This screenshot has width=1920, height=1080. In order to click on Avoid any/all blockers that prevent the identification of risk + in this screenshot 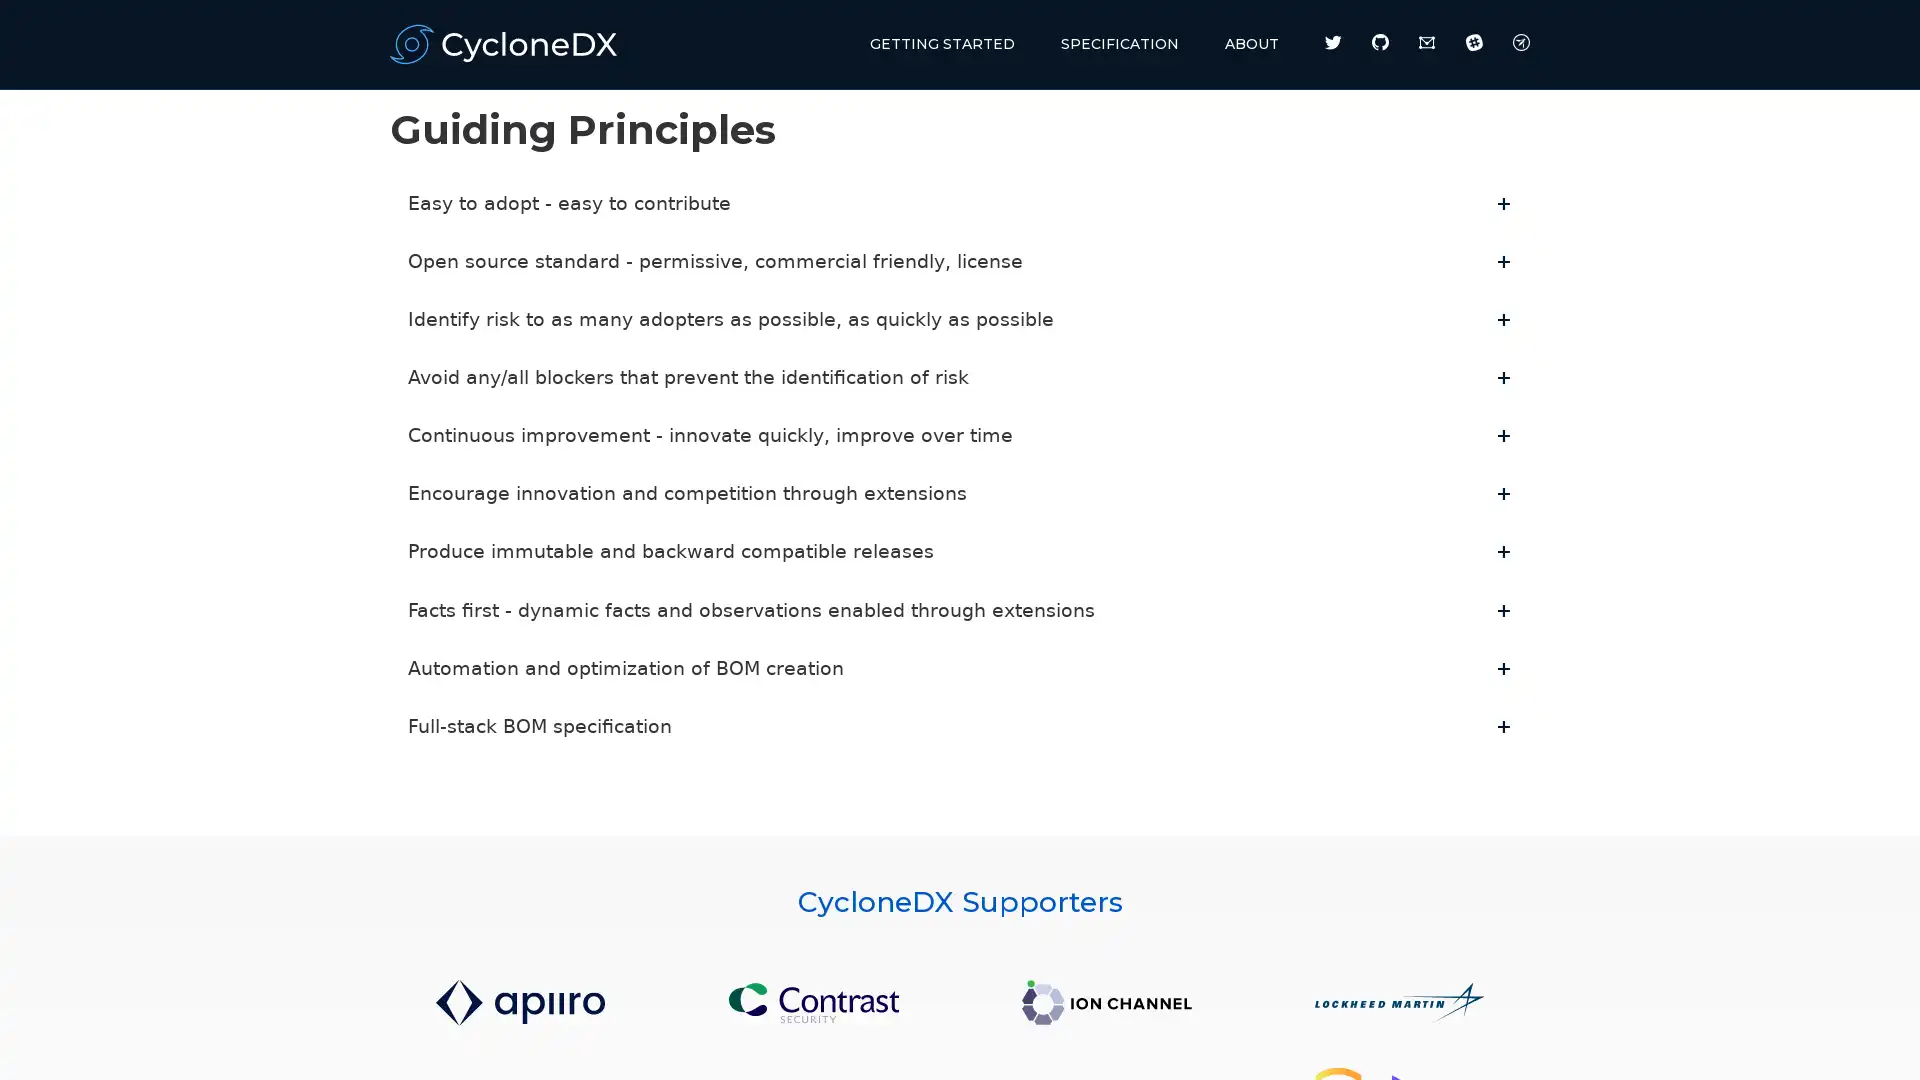, I will do `click(960, 378)`.